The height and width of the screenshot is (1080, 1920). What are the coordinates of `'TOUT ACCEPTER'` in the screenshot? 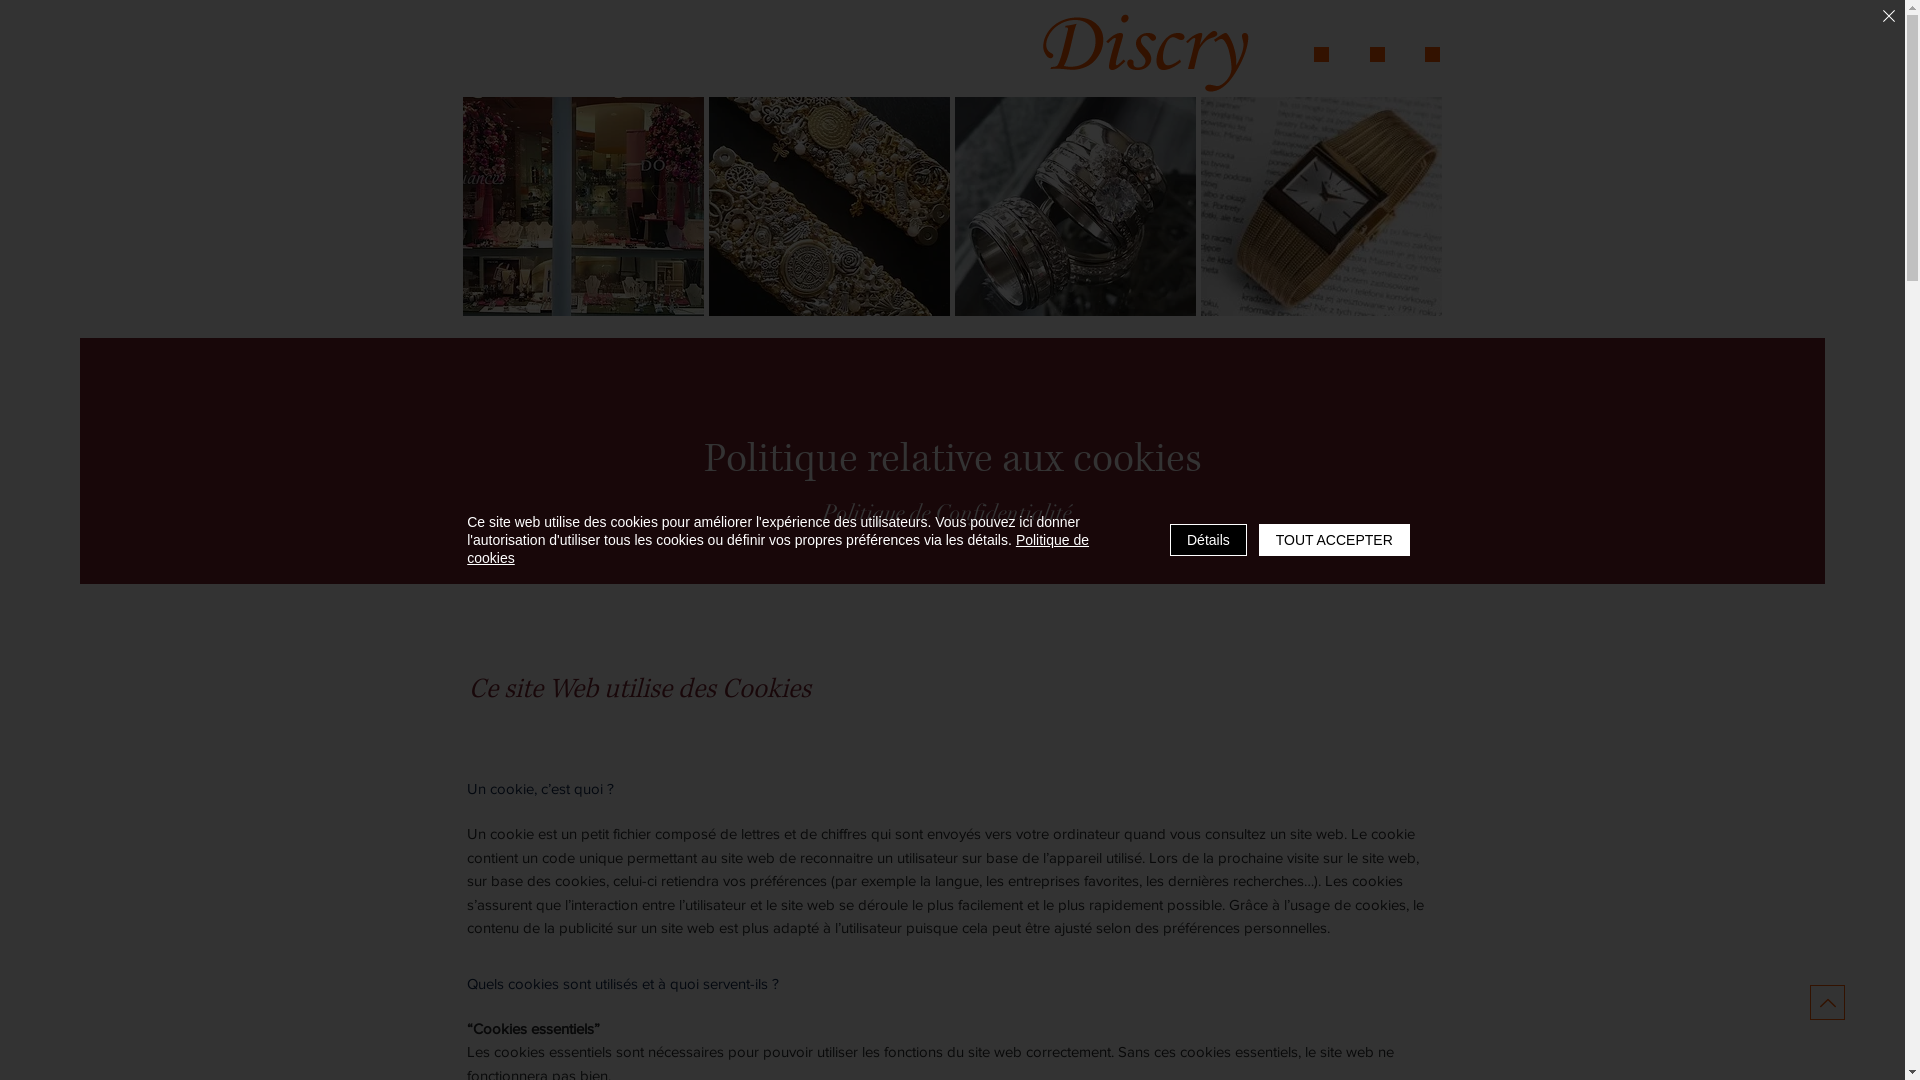 It's located at (1257, 540).